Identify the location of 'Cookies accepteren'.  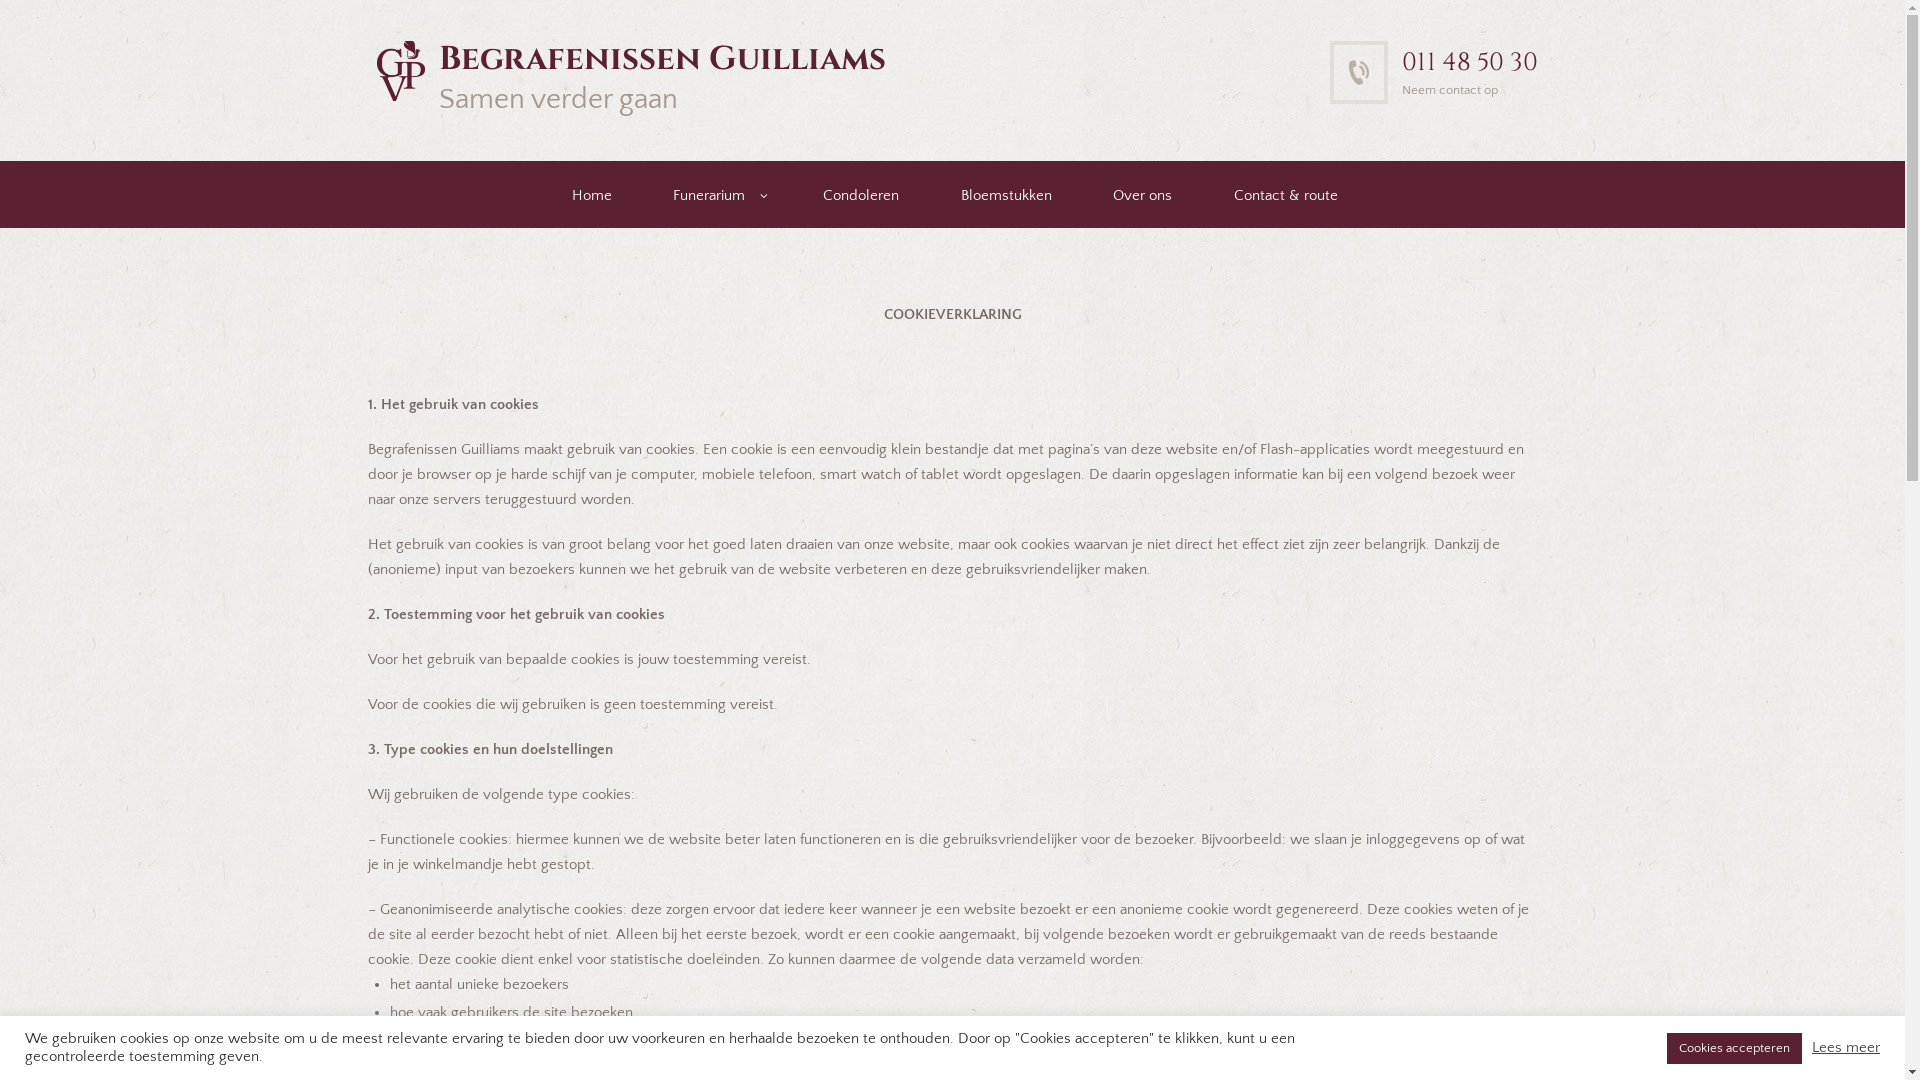
(1733, 1046).